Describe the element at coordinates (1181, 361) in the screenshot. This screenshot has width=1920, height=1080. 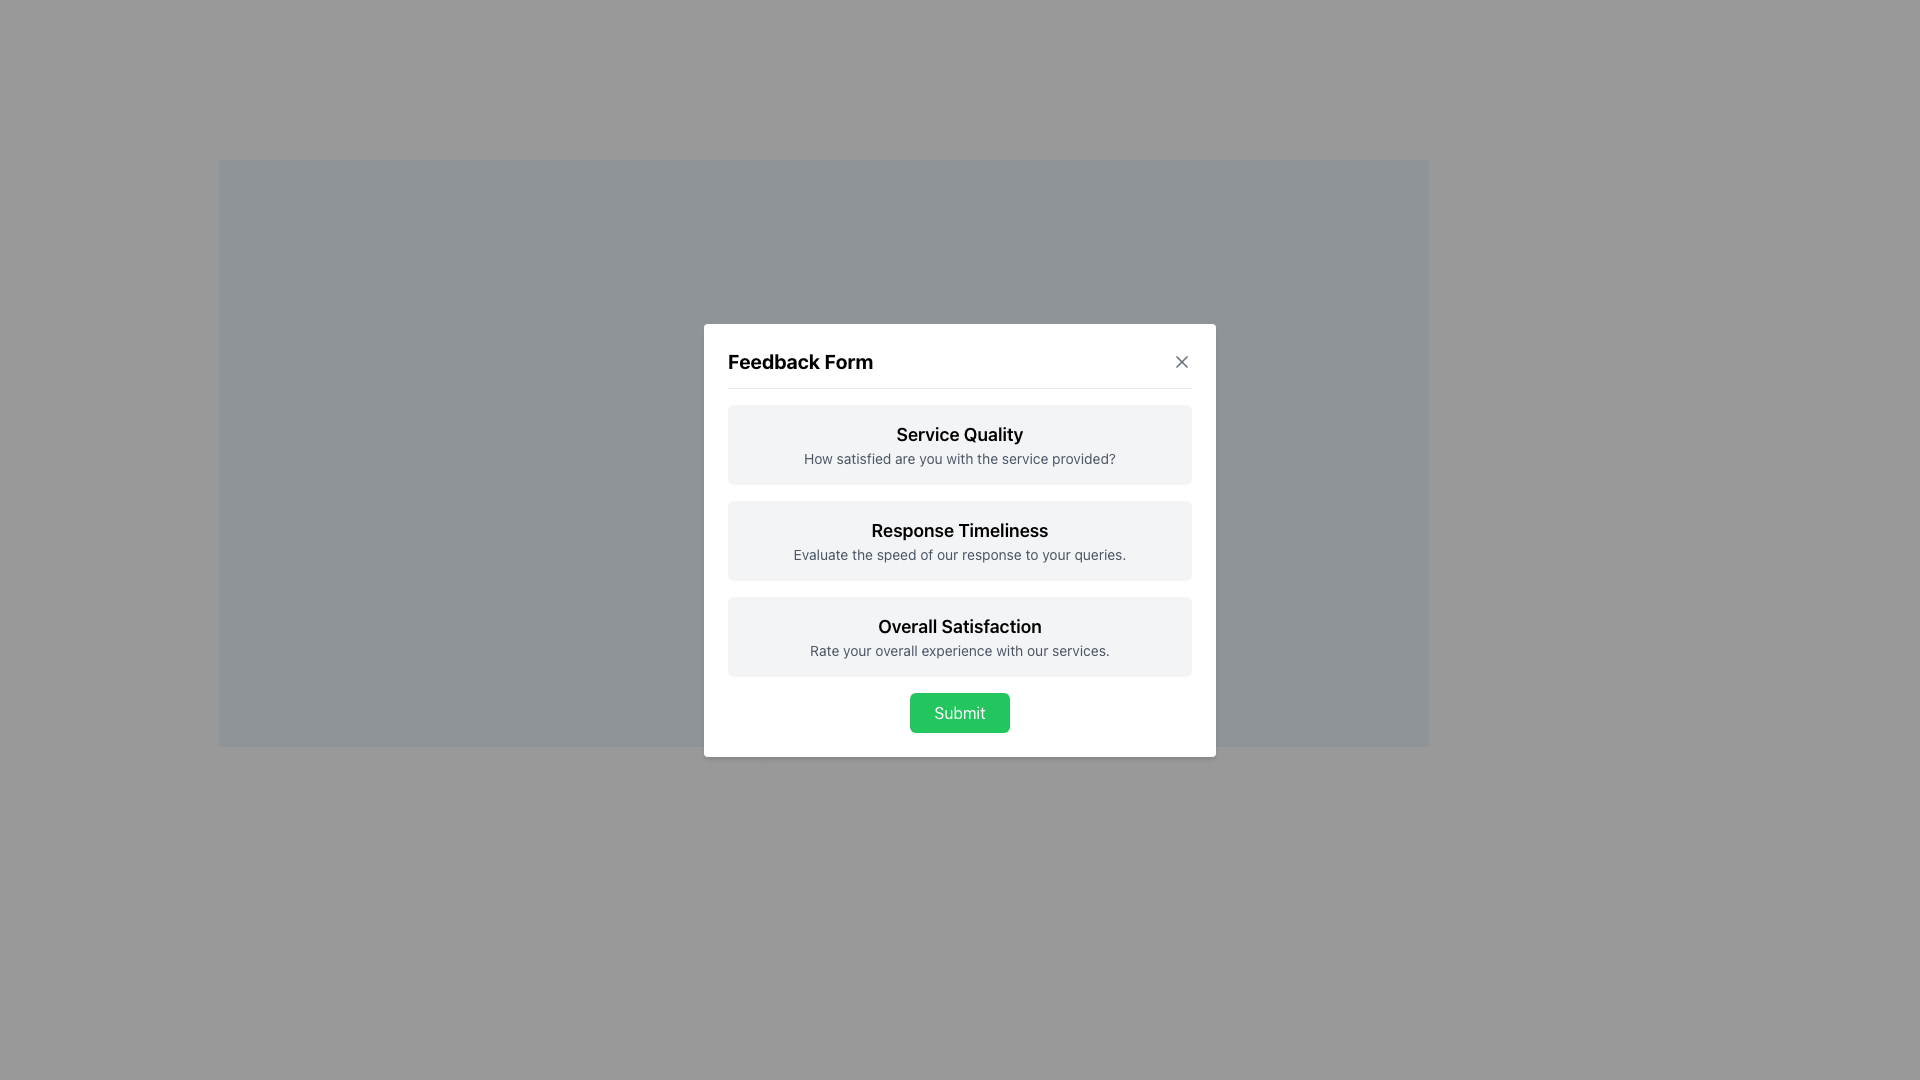
I see `the small square 'X' button in the top-right corner of the 'Feedback Form' modal` at that location.